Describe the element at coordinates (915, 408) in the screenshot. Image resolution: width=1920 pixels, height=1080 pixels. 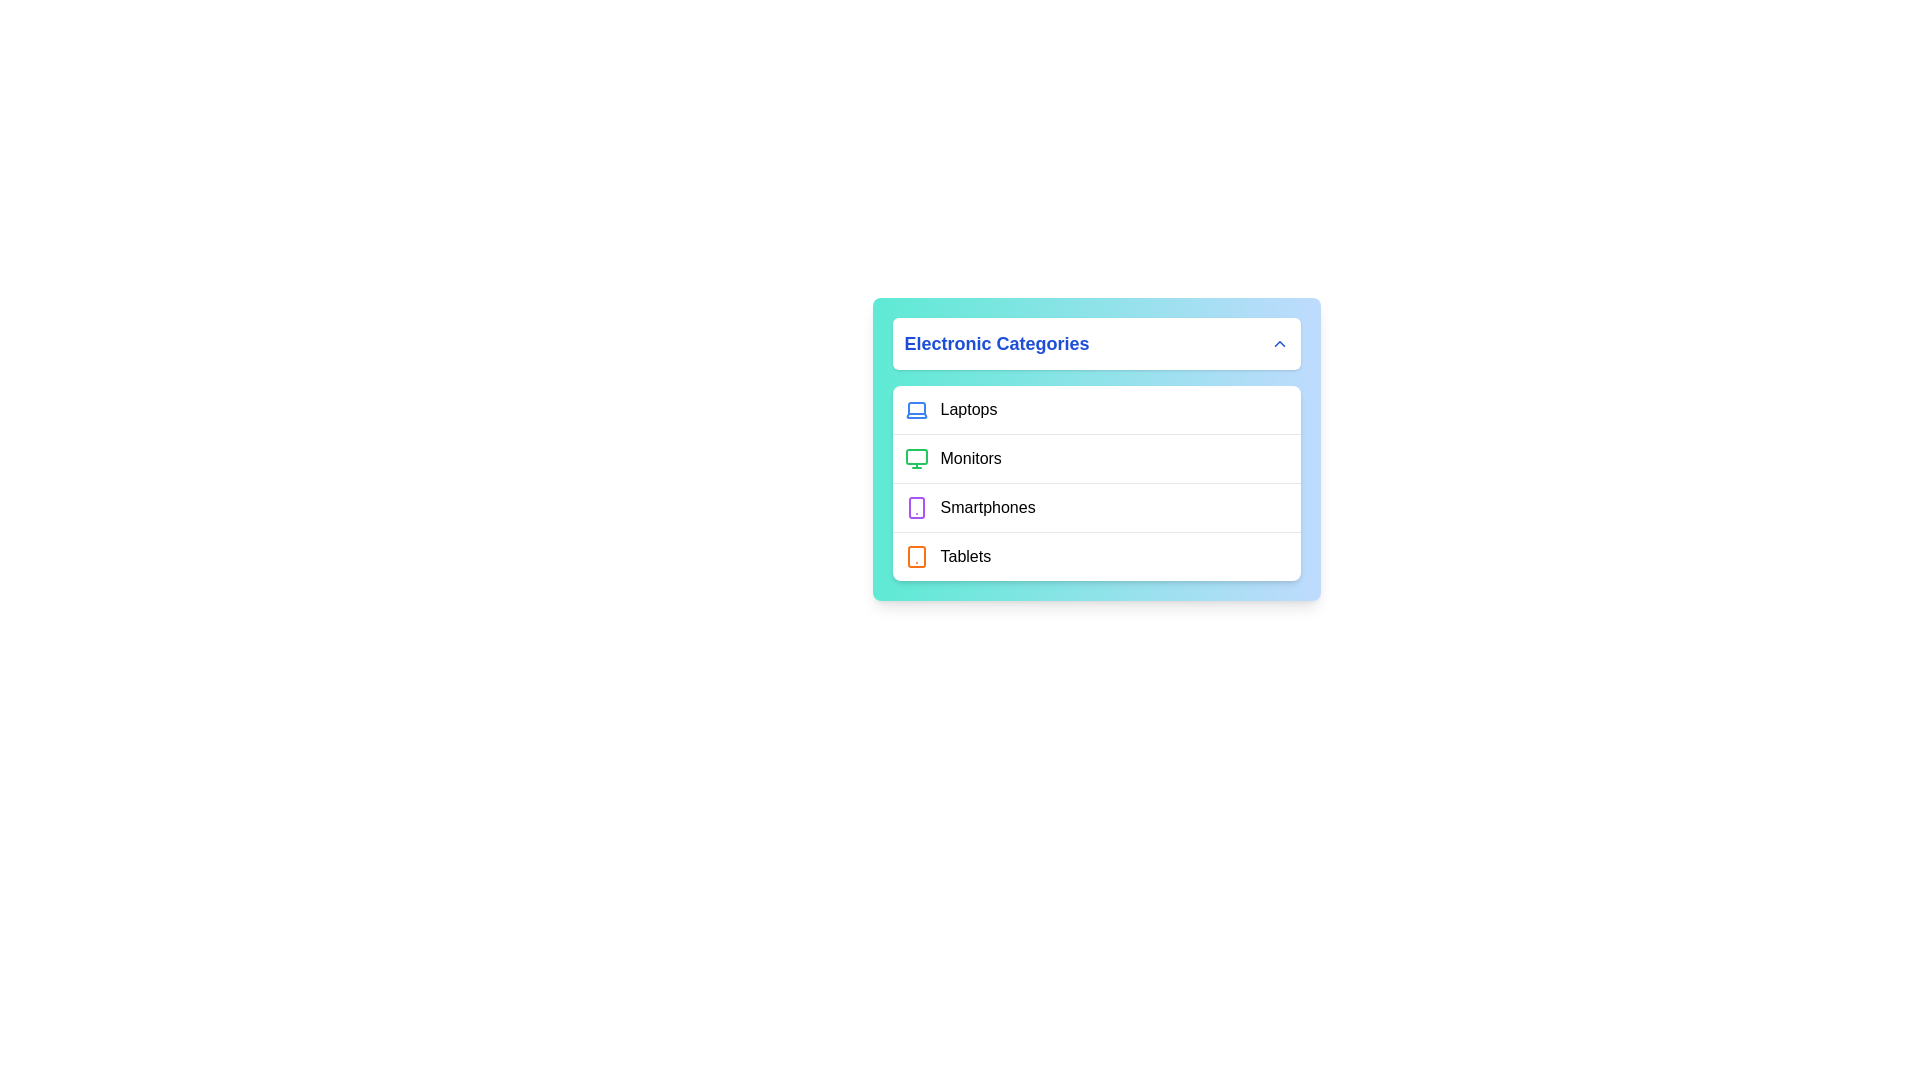
I see `the 'Laptops' category icon located in the upper section of the dropdown menu under the category header 'Electronic Categories'` at that location.